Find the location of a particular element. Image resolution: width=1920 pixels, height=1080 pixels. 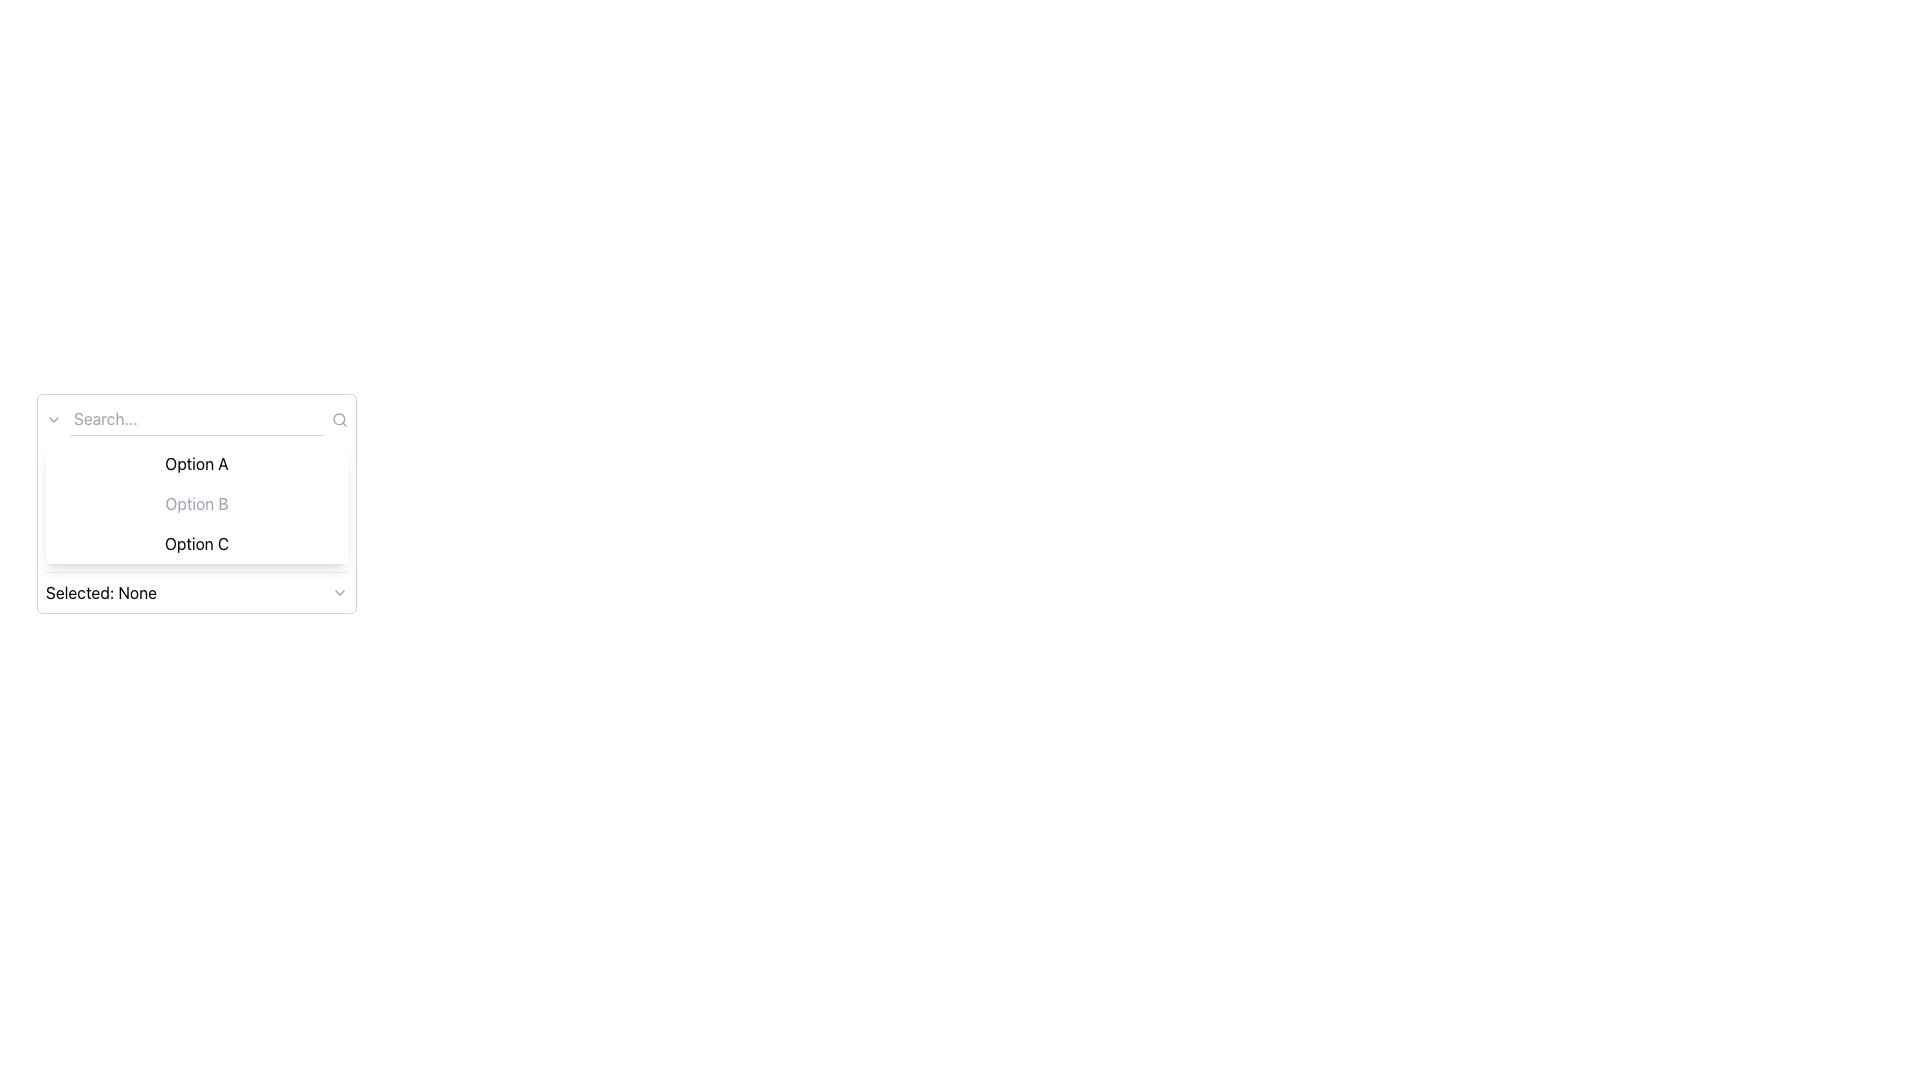

the third option in the dropdown menu is located at coordinates (196, 543).